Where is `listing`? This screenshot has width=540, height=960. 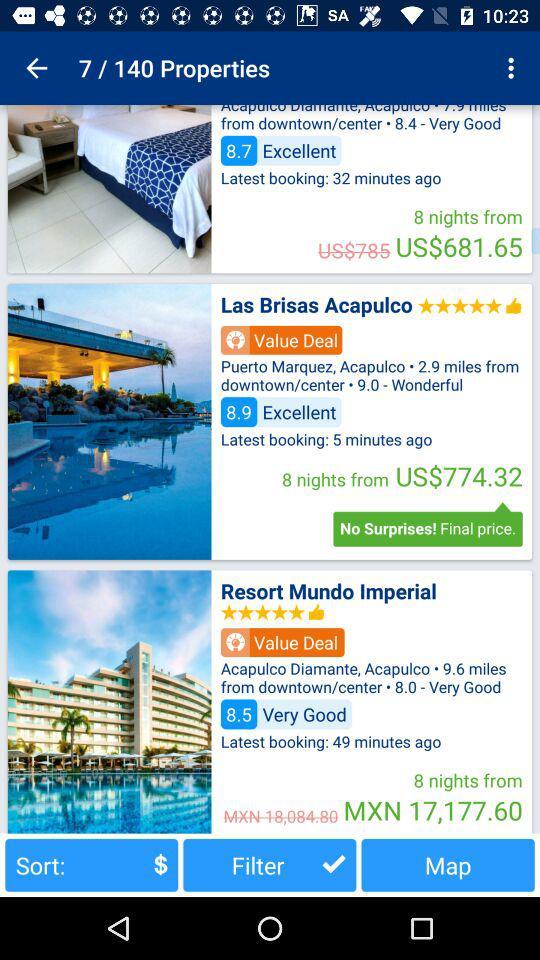 listing is located at coordinates (109, 421).